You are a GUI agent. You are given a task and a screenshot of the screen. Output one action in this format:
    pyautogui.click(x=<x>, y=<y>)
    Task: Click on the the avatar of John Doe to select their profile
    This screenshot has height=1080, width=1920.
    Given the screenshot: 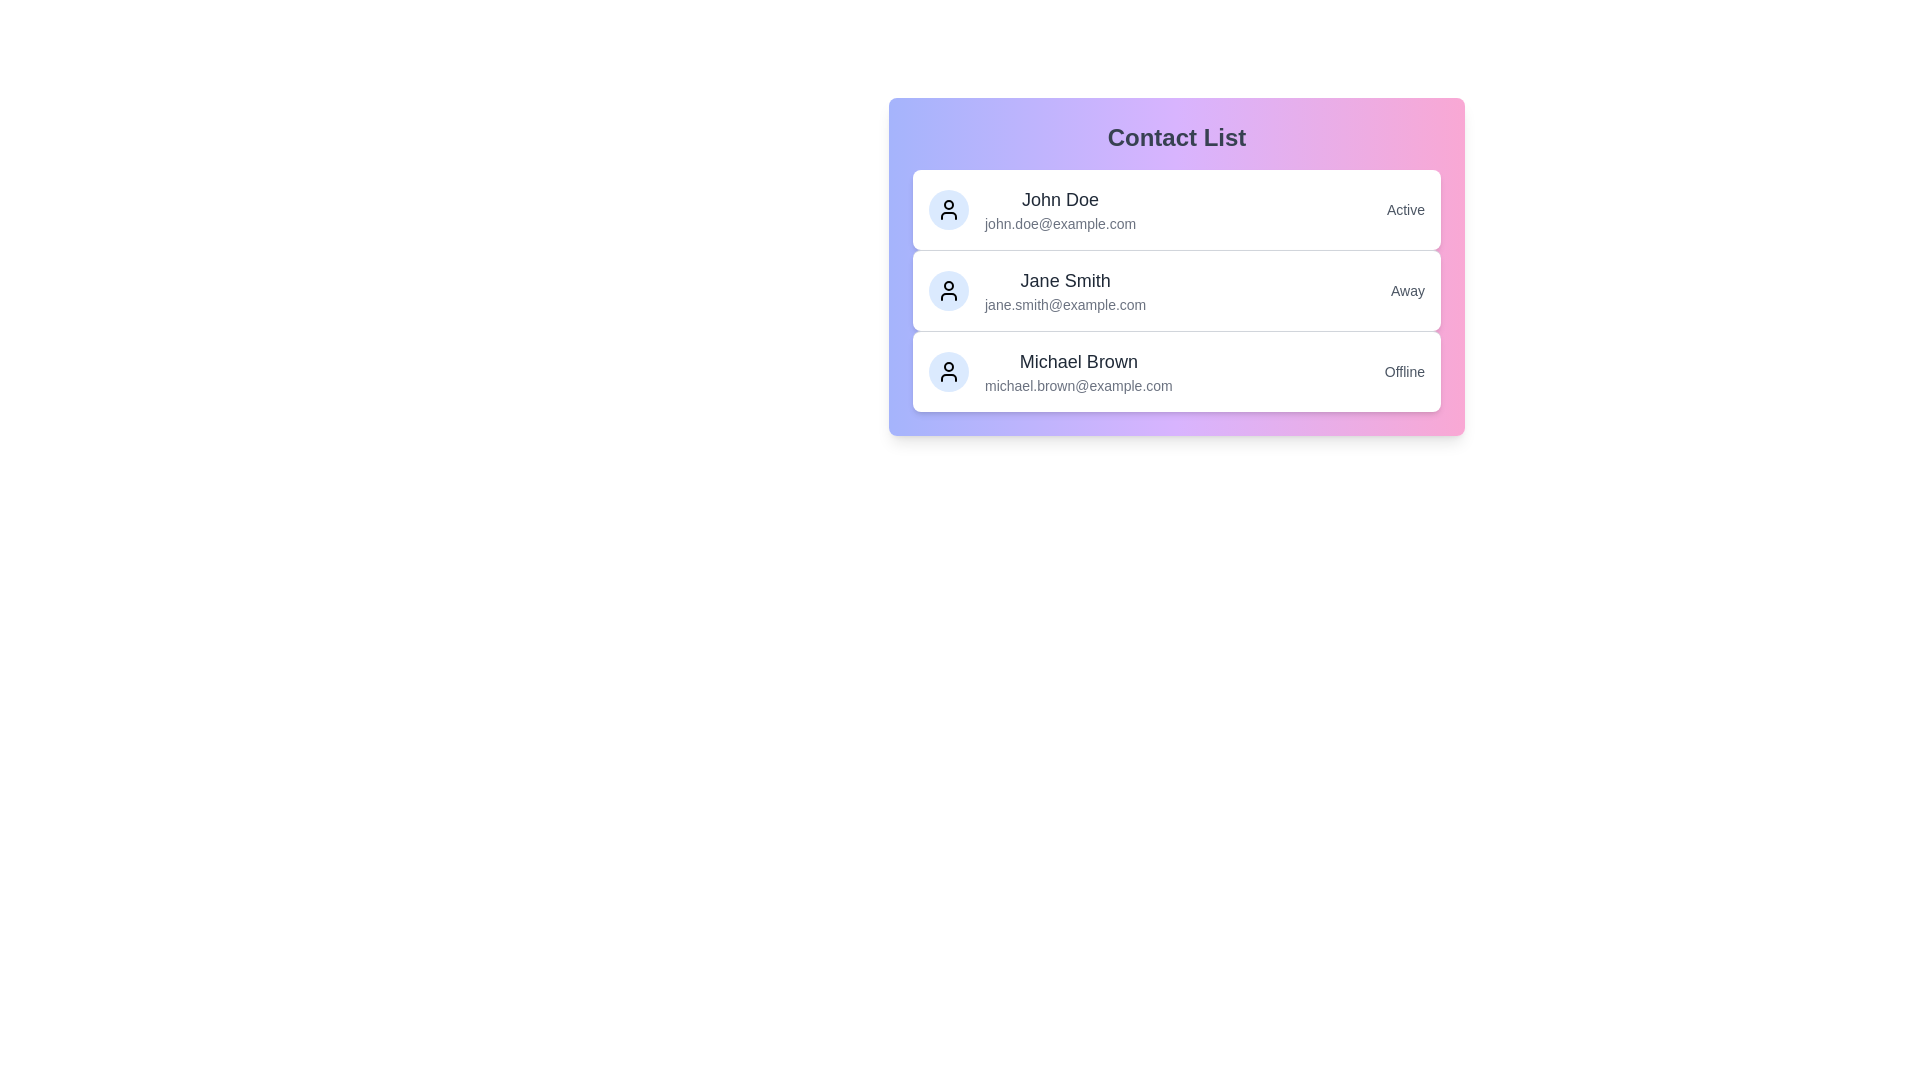 What is the action you would take?
    pyautogui.click(x=948, y=209)
    